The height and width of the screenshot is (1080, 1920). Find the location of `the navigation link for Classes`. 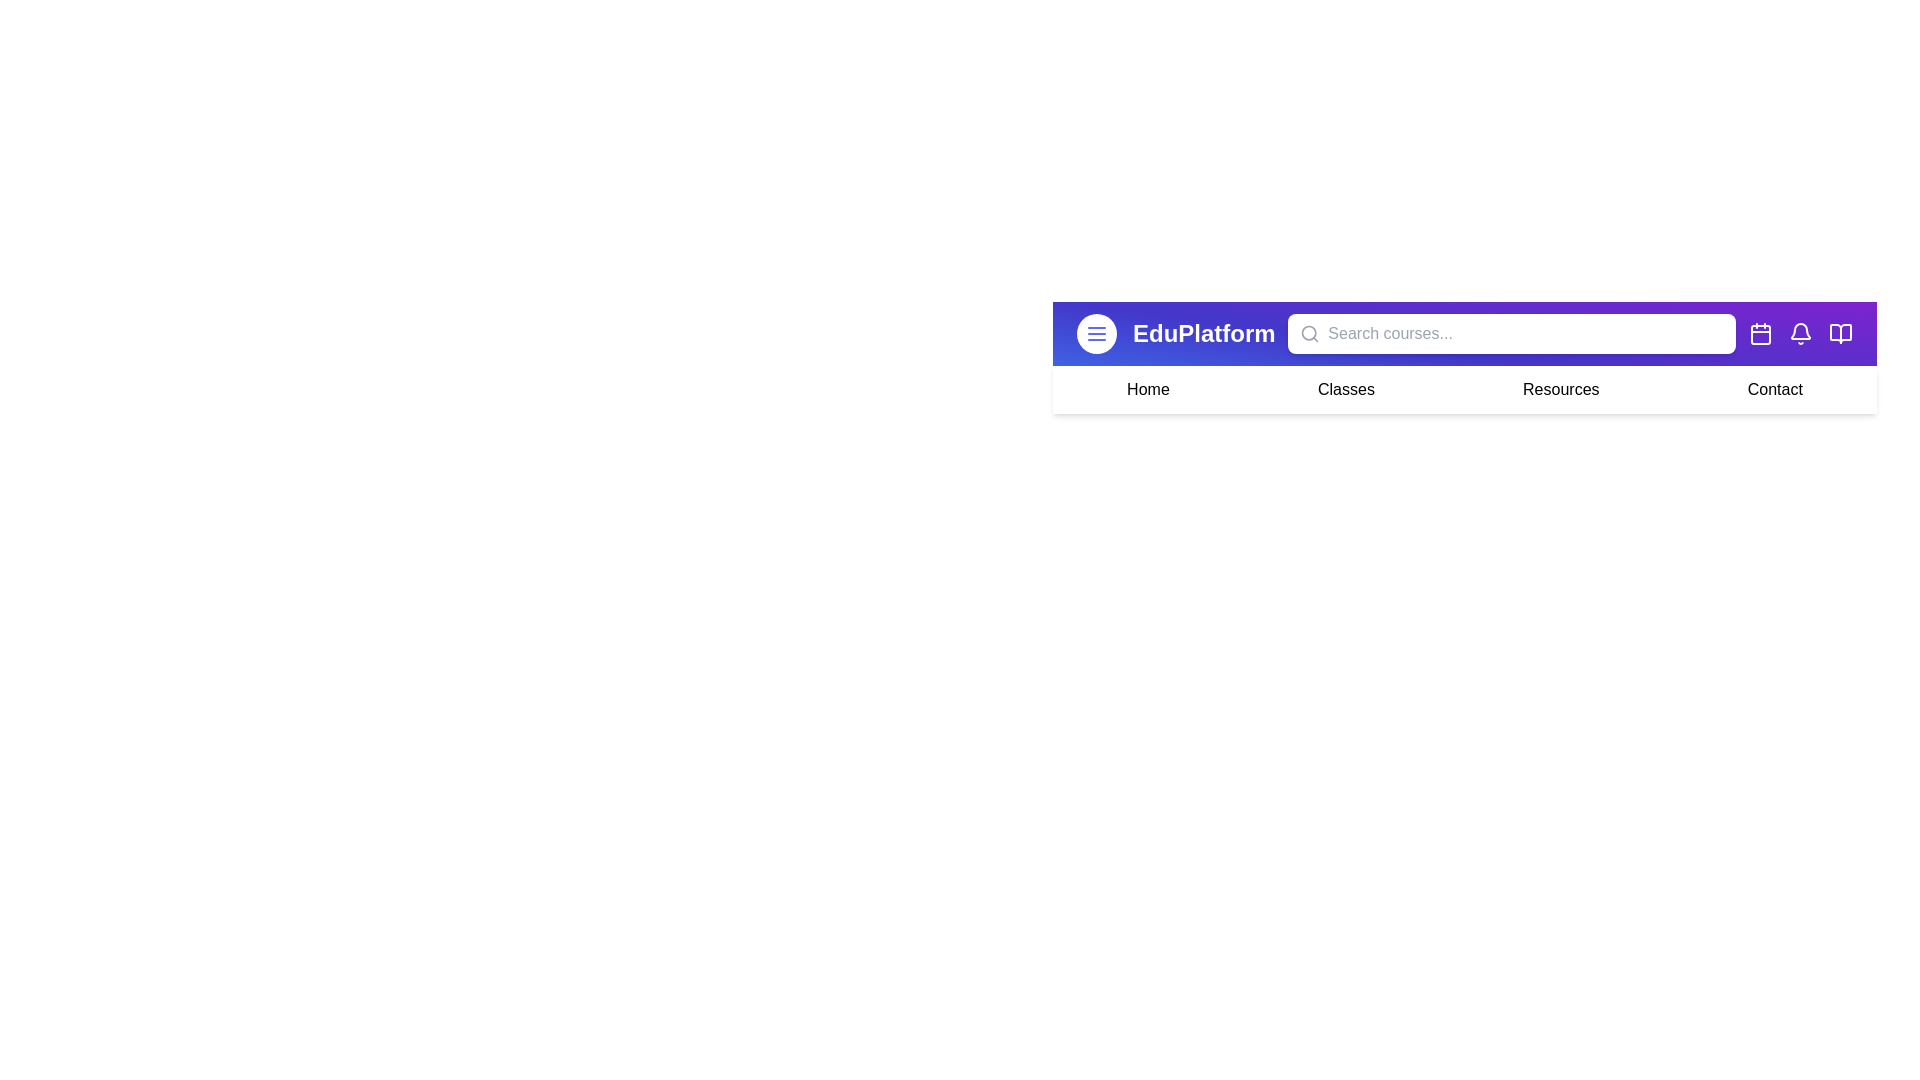

the navigation link for Classes is located at coordinates (1345, 389).